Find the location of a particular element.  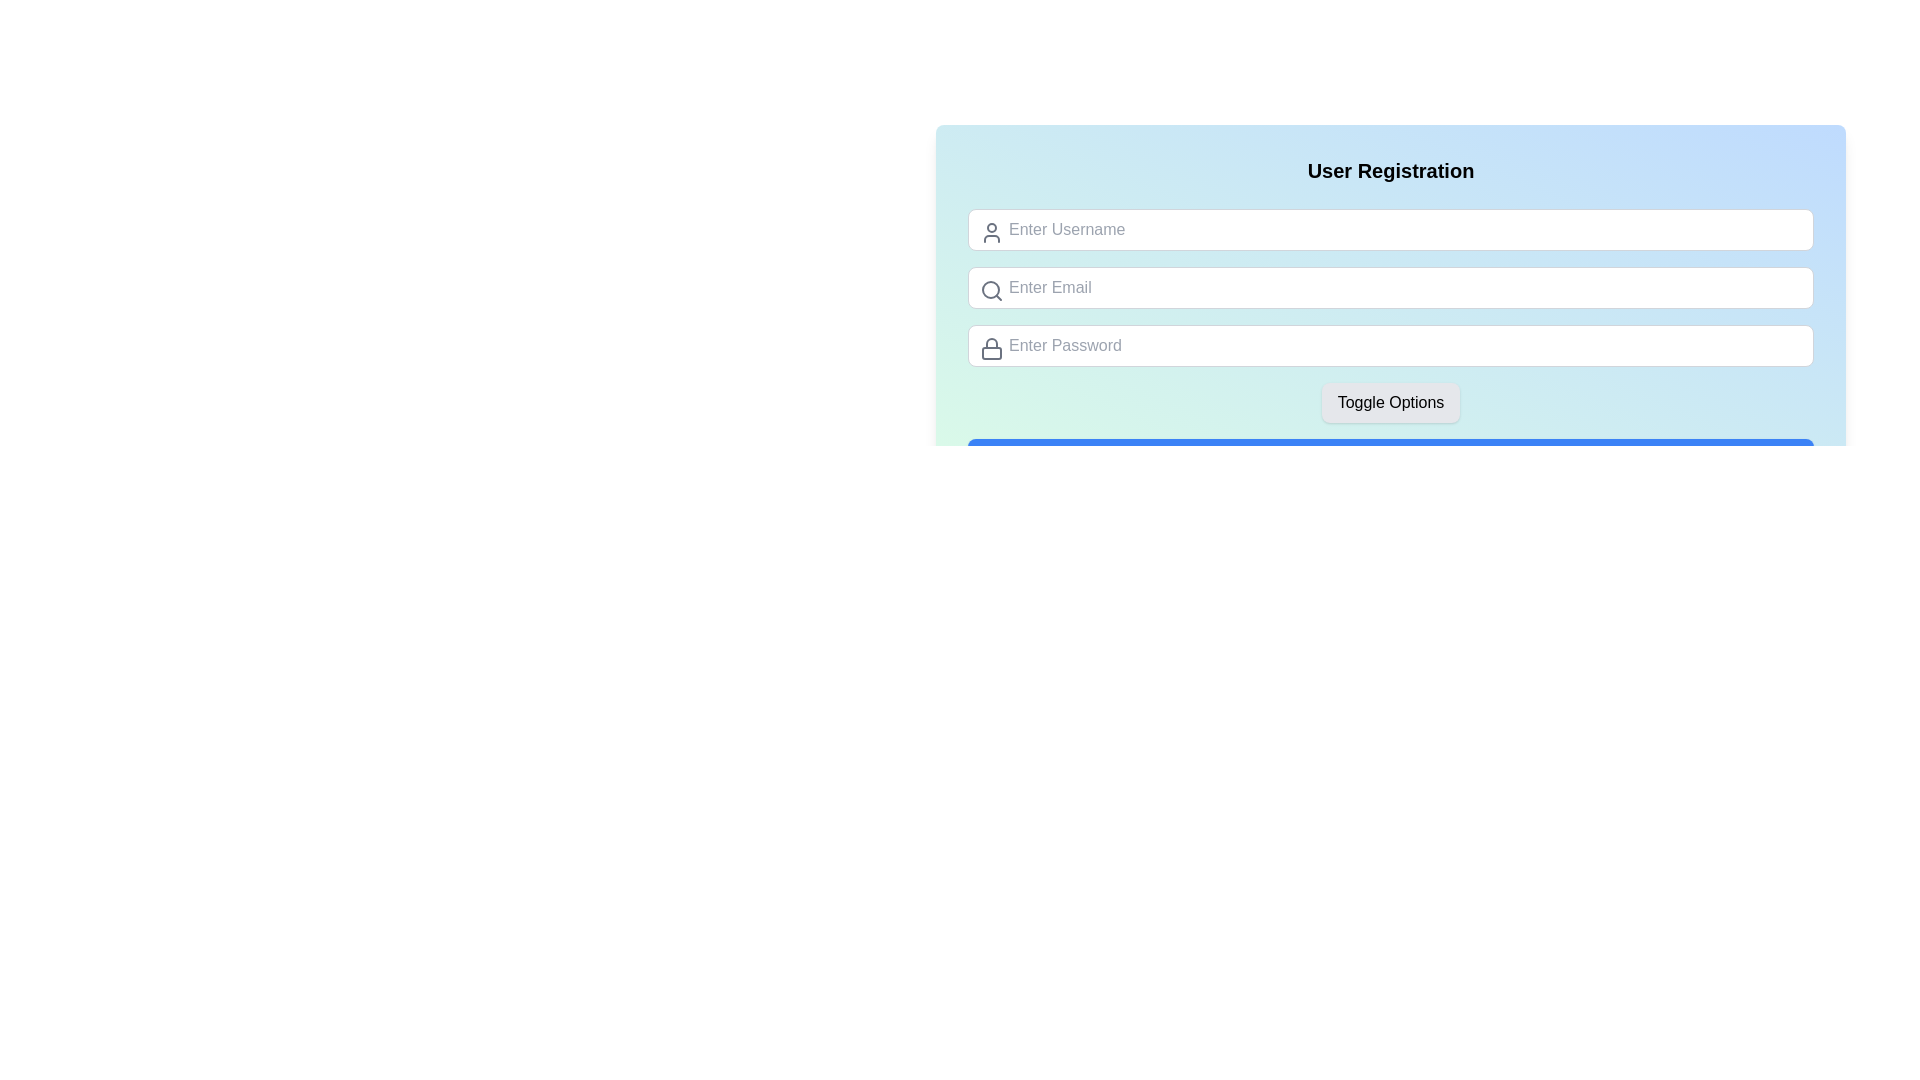

the 'Toggle Options' button located at the lower portion of the user registration form is located at coordinates (1390, 402).